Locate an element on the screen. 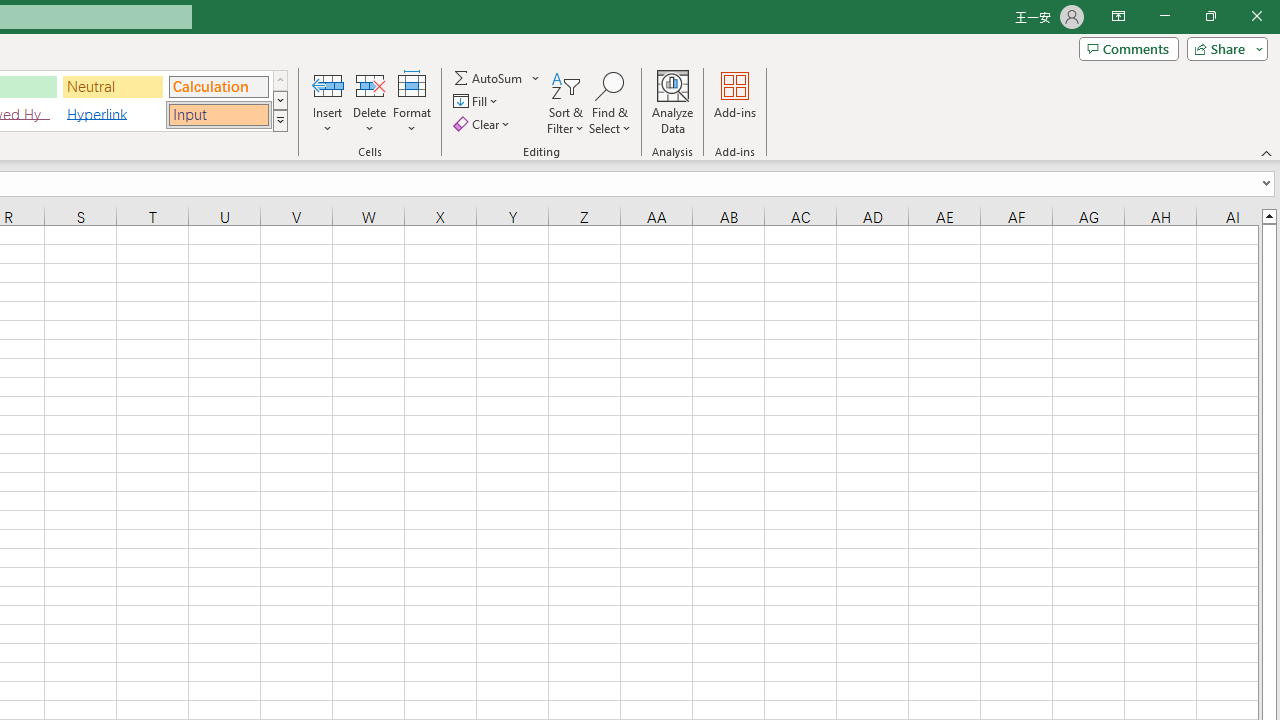 The height and width of the screenshot is (720, 1280). 'Delete' is located at coordinates (369, 103).